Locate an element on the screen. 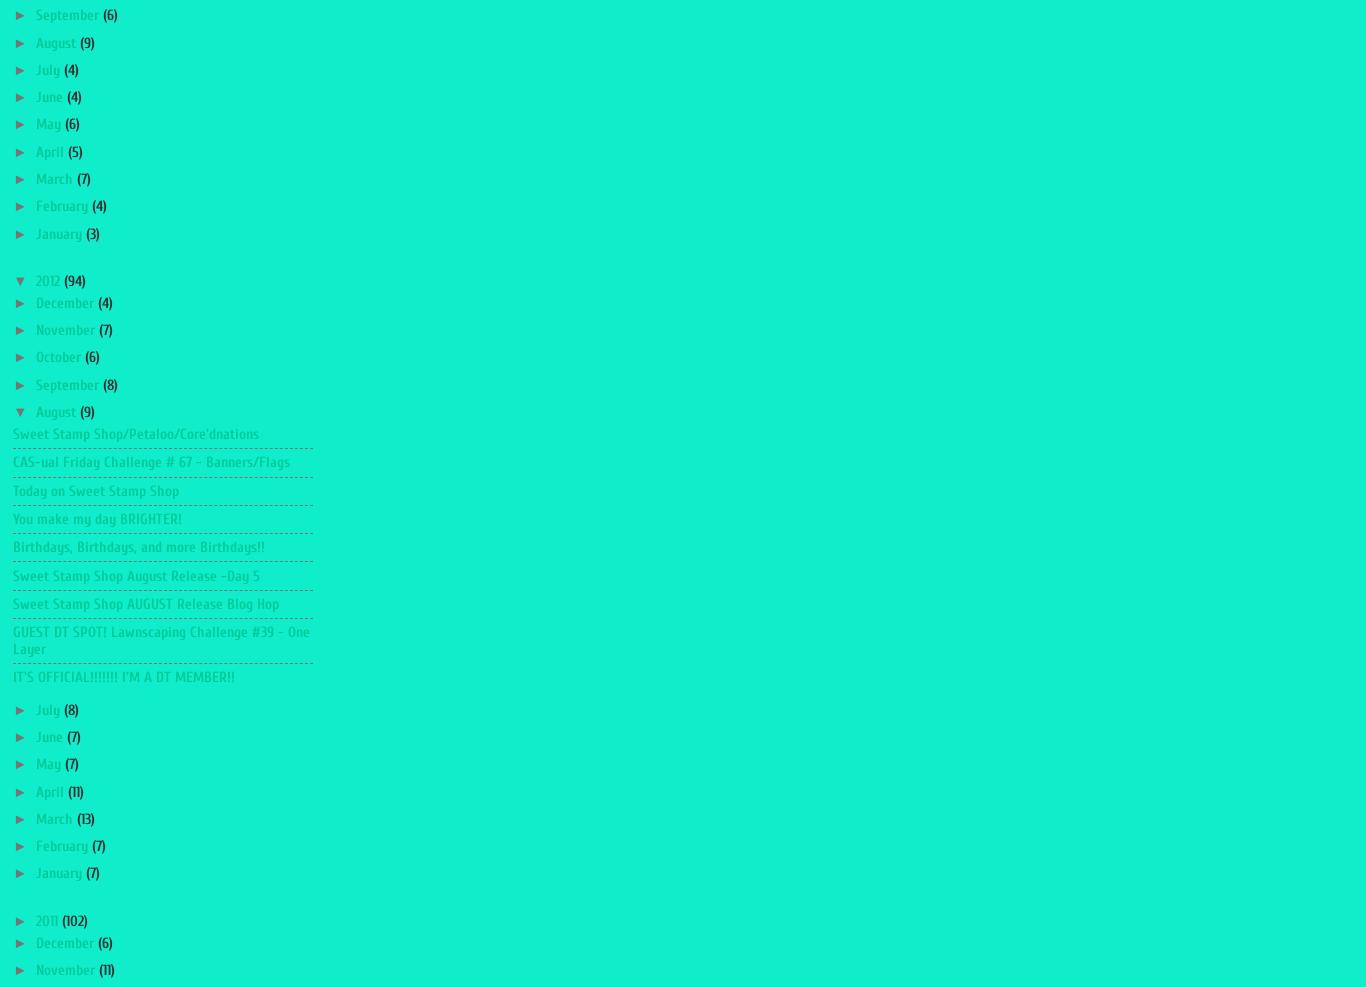 This screenshot has width=1366, height=987. '(94)' is located at coordinates (62, 280).